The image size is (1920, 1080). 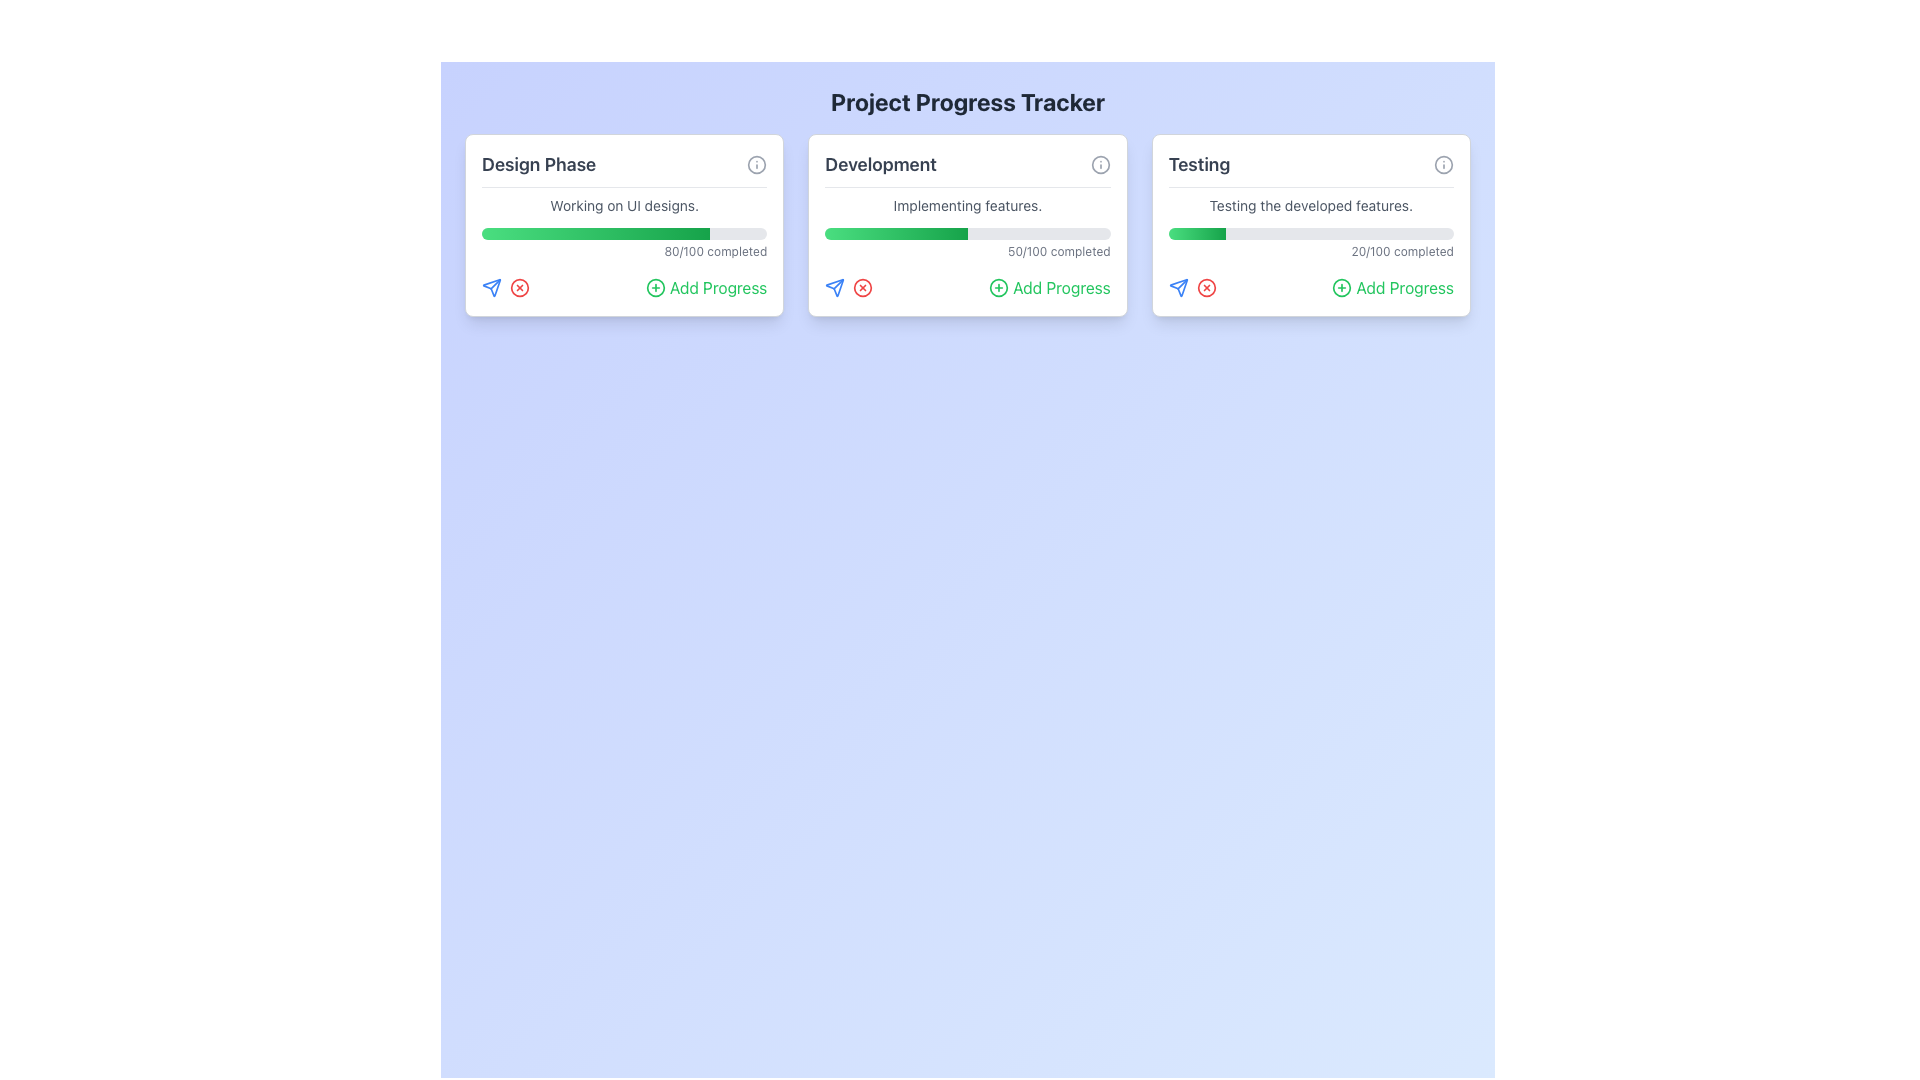 I want to click on the text label that provides a brief description of the progress associated with the 'Testing' phase, located within the third card titled 'Testing', below the title 'Testing' and above a progress indicator, so click(x=1311, y=205).